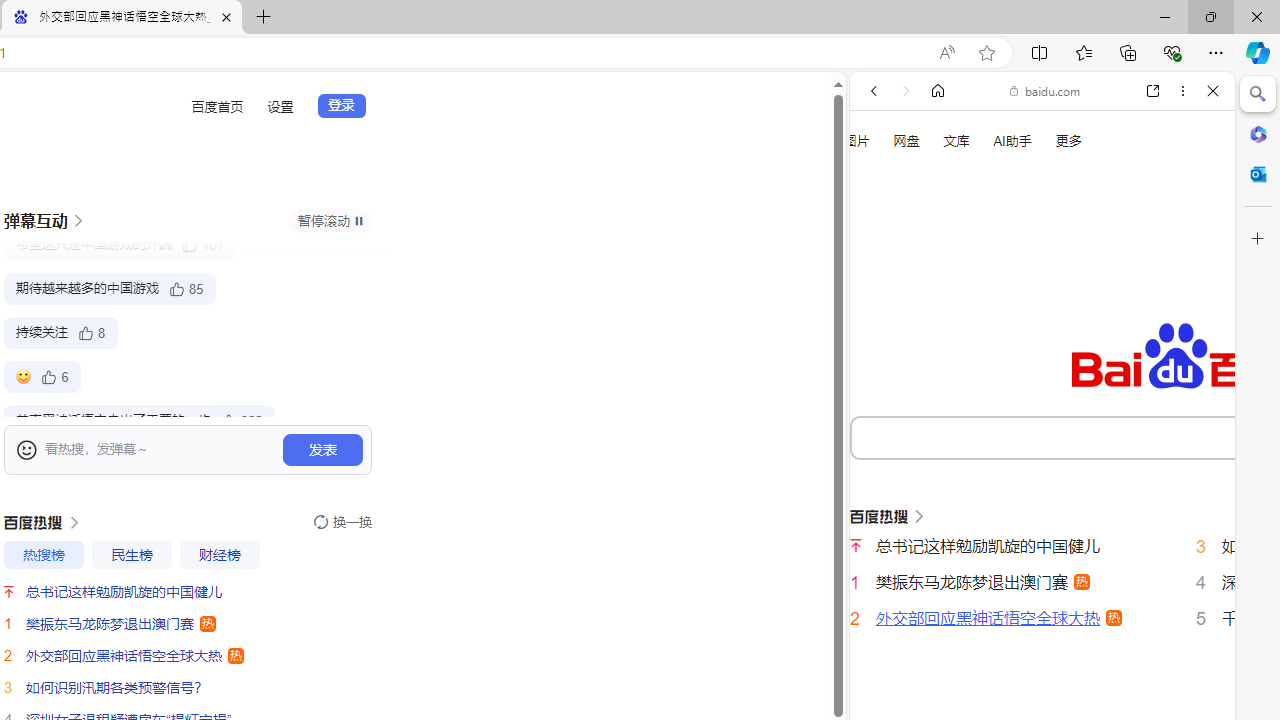 This screenshot has width=1280, height=720. What do you see at coordinates (1034, 418) in the screenshot?
I see `'OF | English meaning - Cambridge Dictionary'` at bounding box center [1034, 418].